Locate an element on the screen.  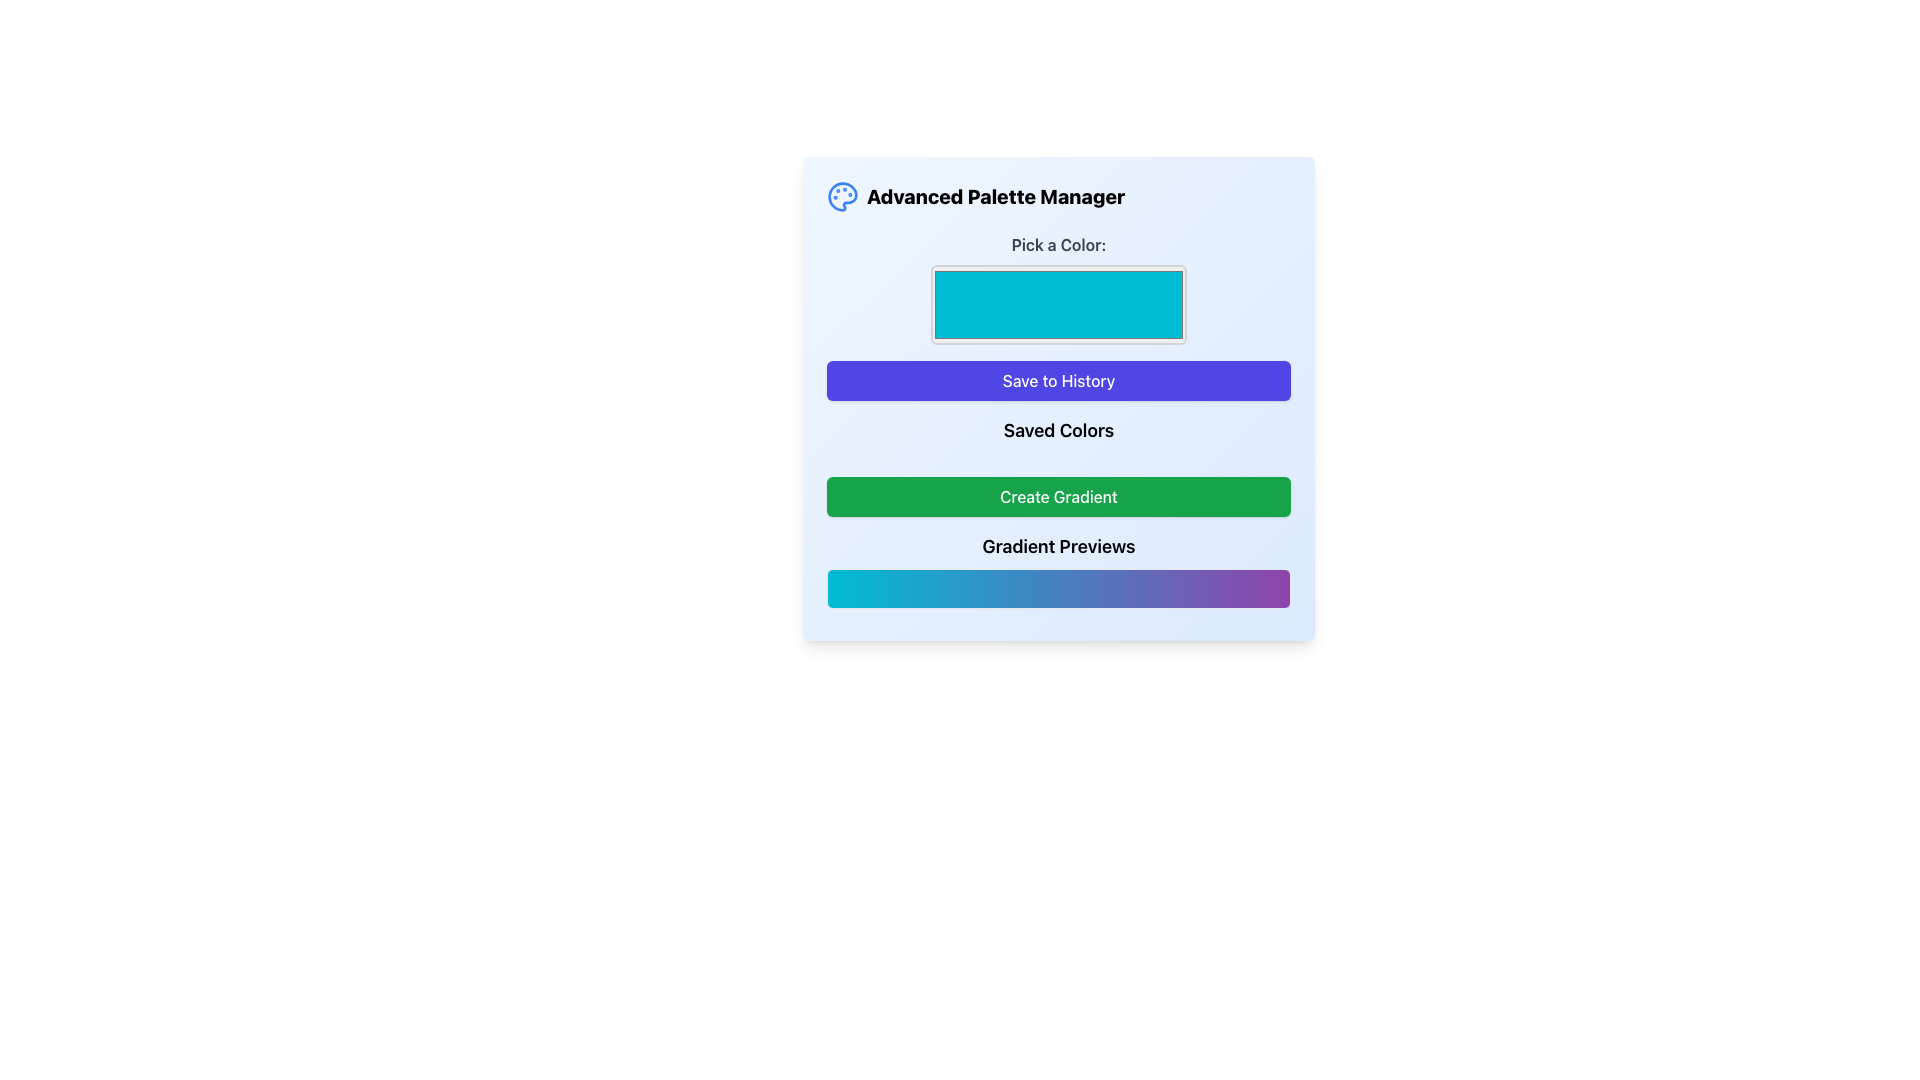
the horizontally-oriented rectangular section with a gradient background transitioning from blue to purple, labeled 'Gradient Previews', located below the 'Create Gradient' button is located at coordinates (1058, 570).